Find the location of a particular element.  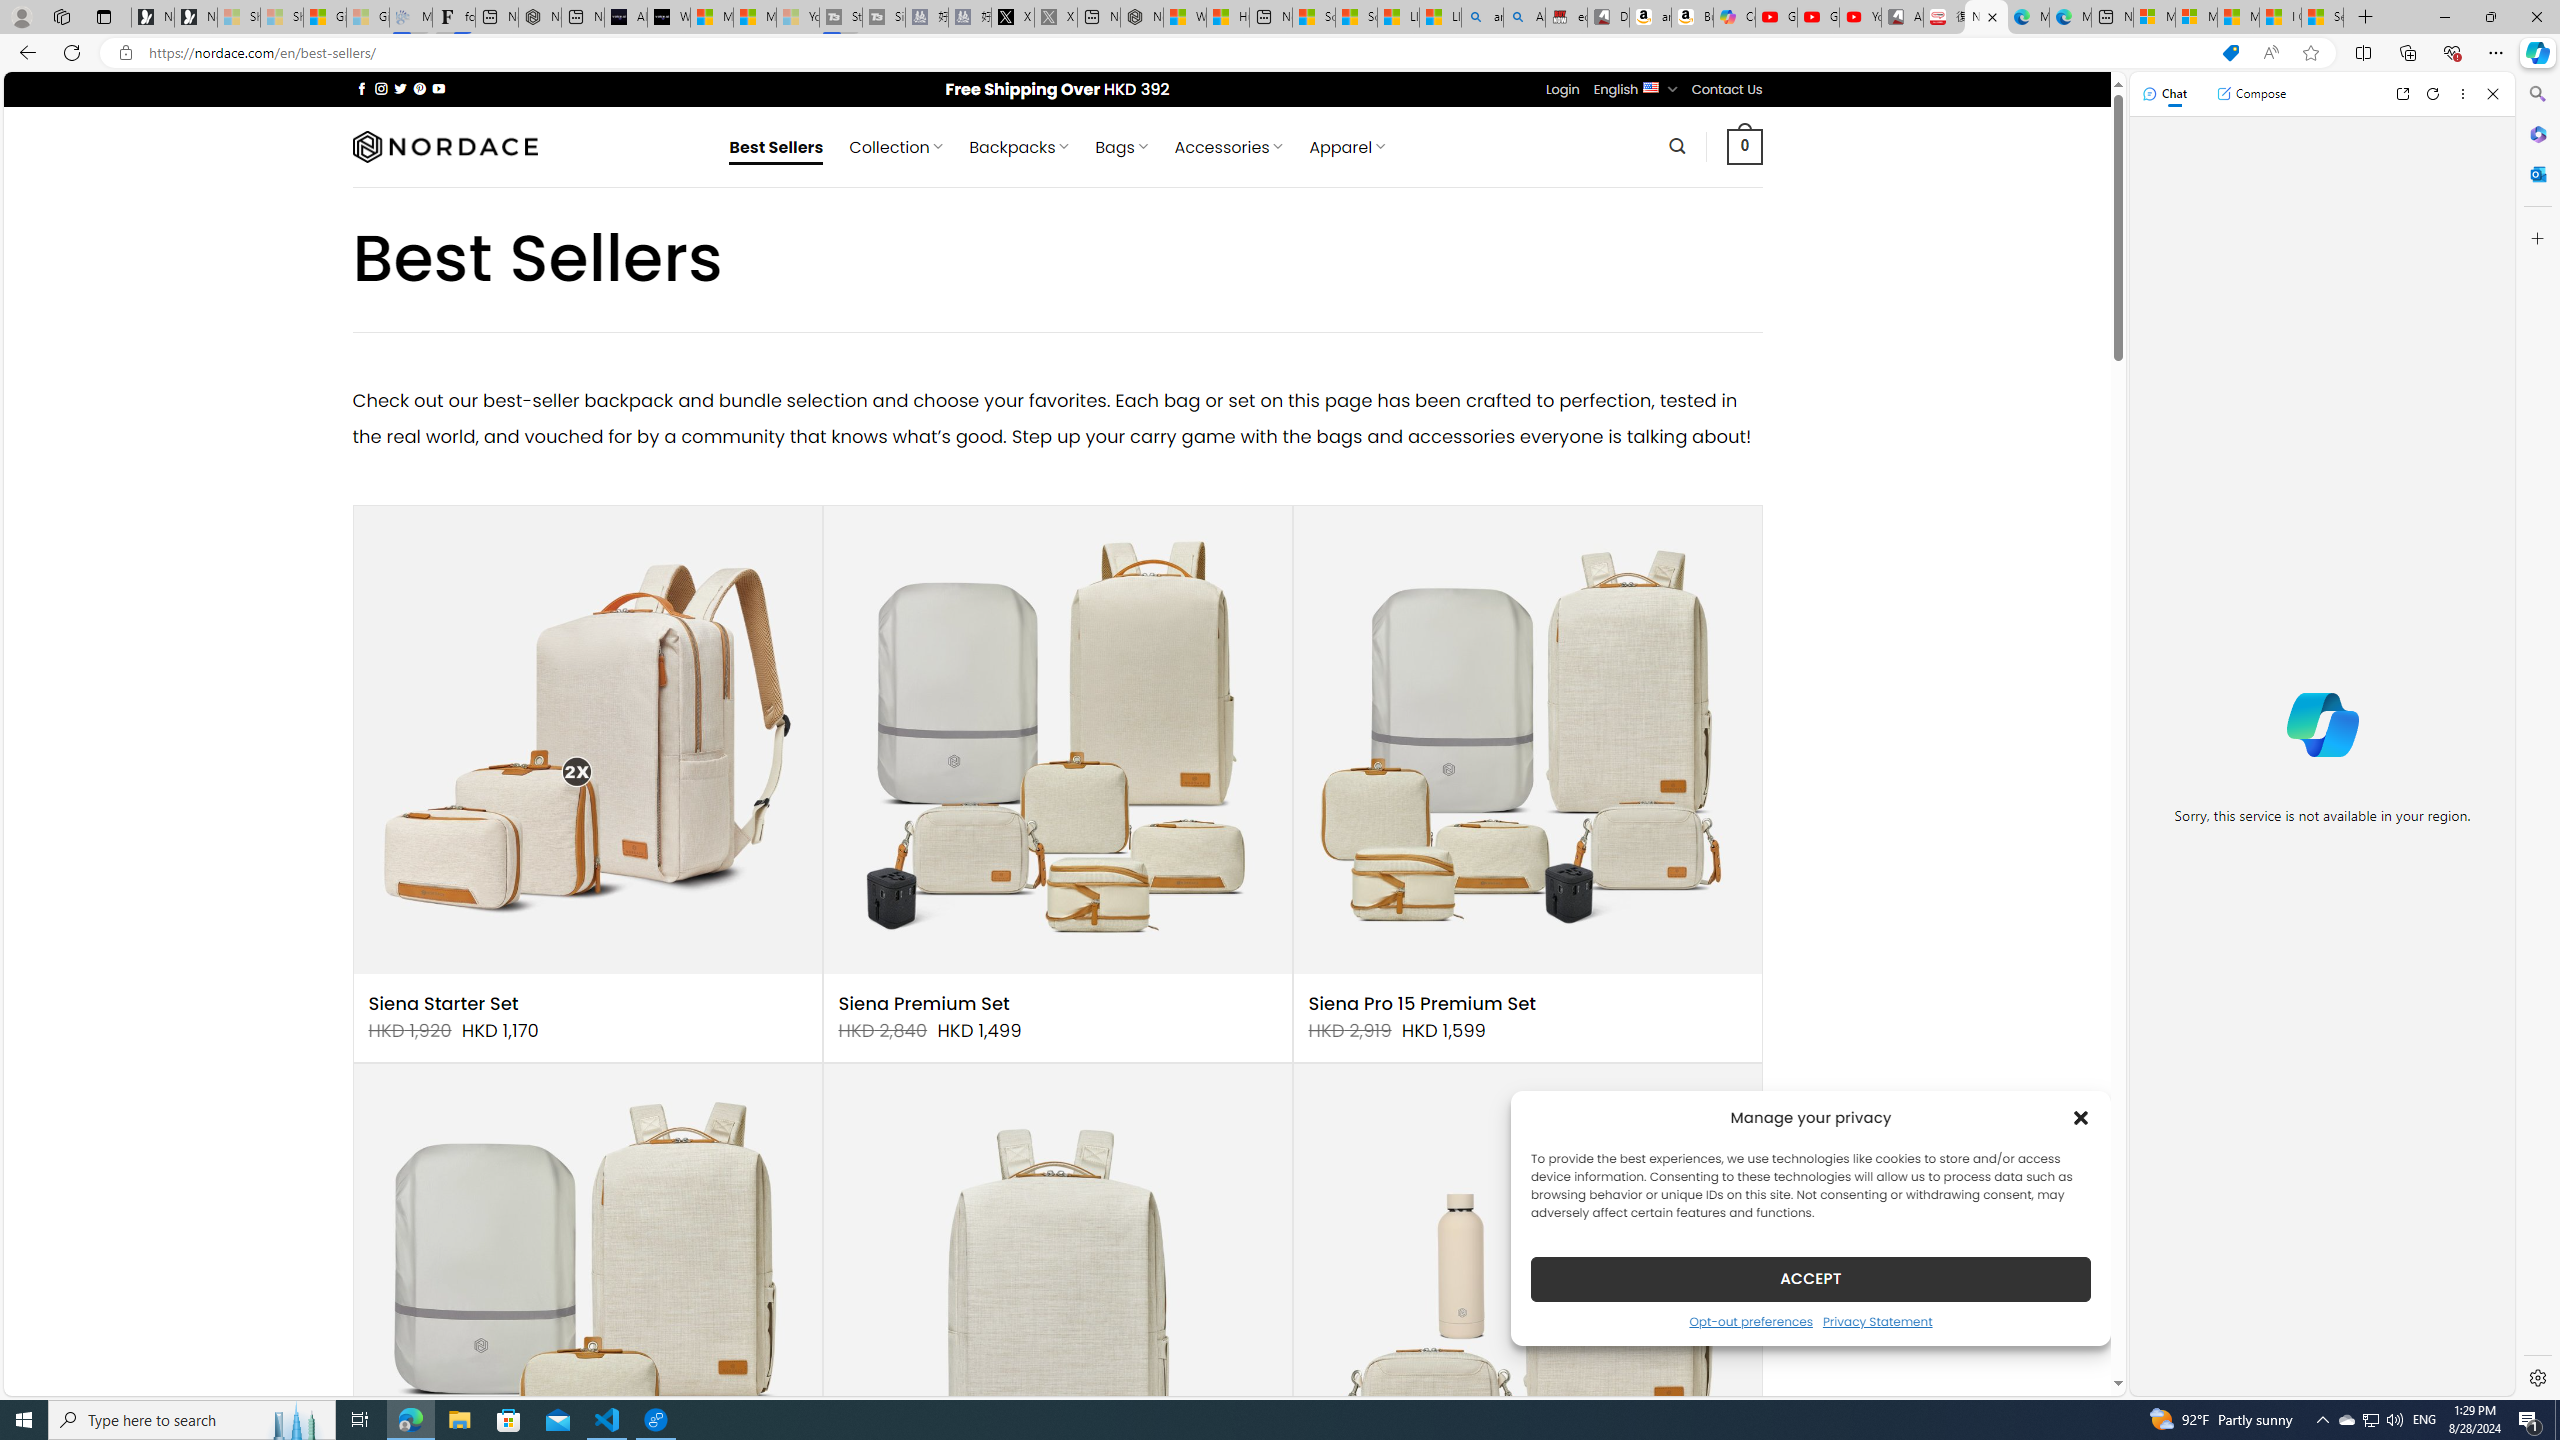

'AI Voice Changer for PC and Mac - Voice.ai' is located at coordinates (624, 16).